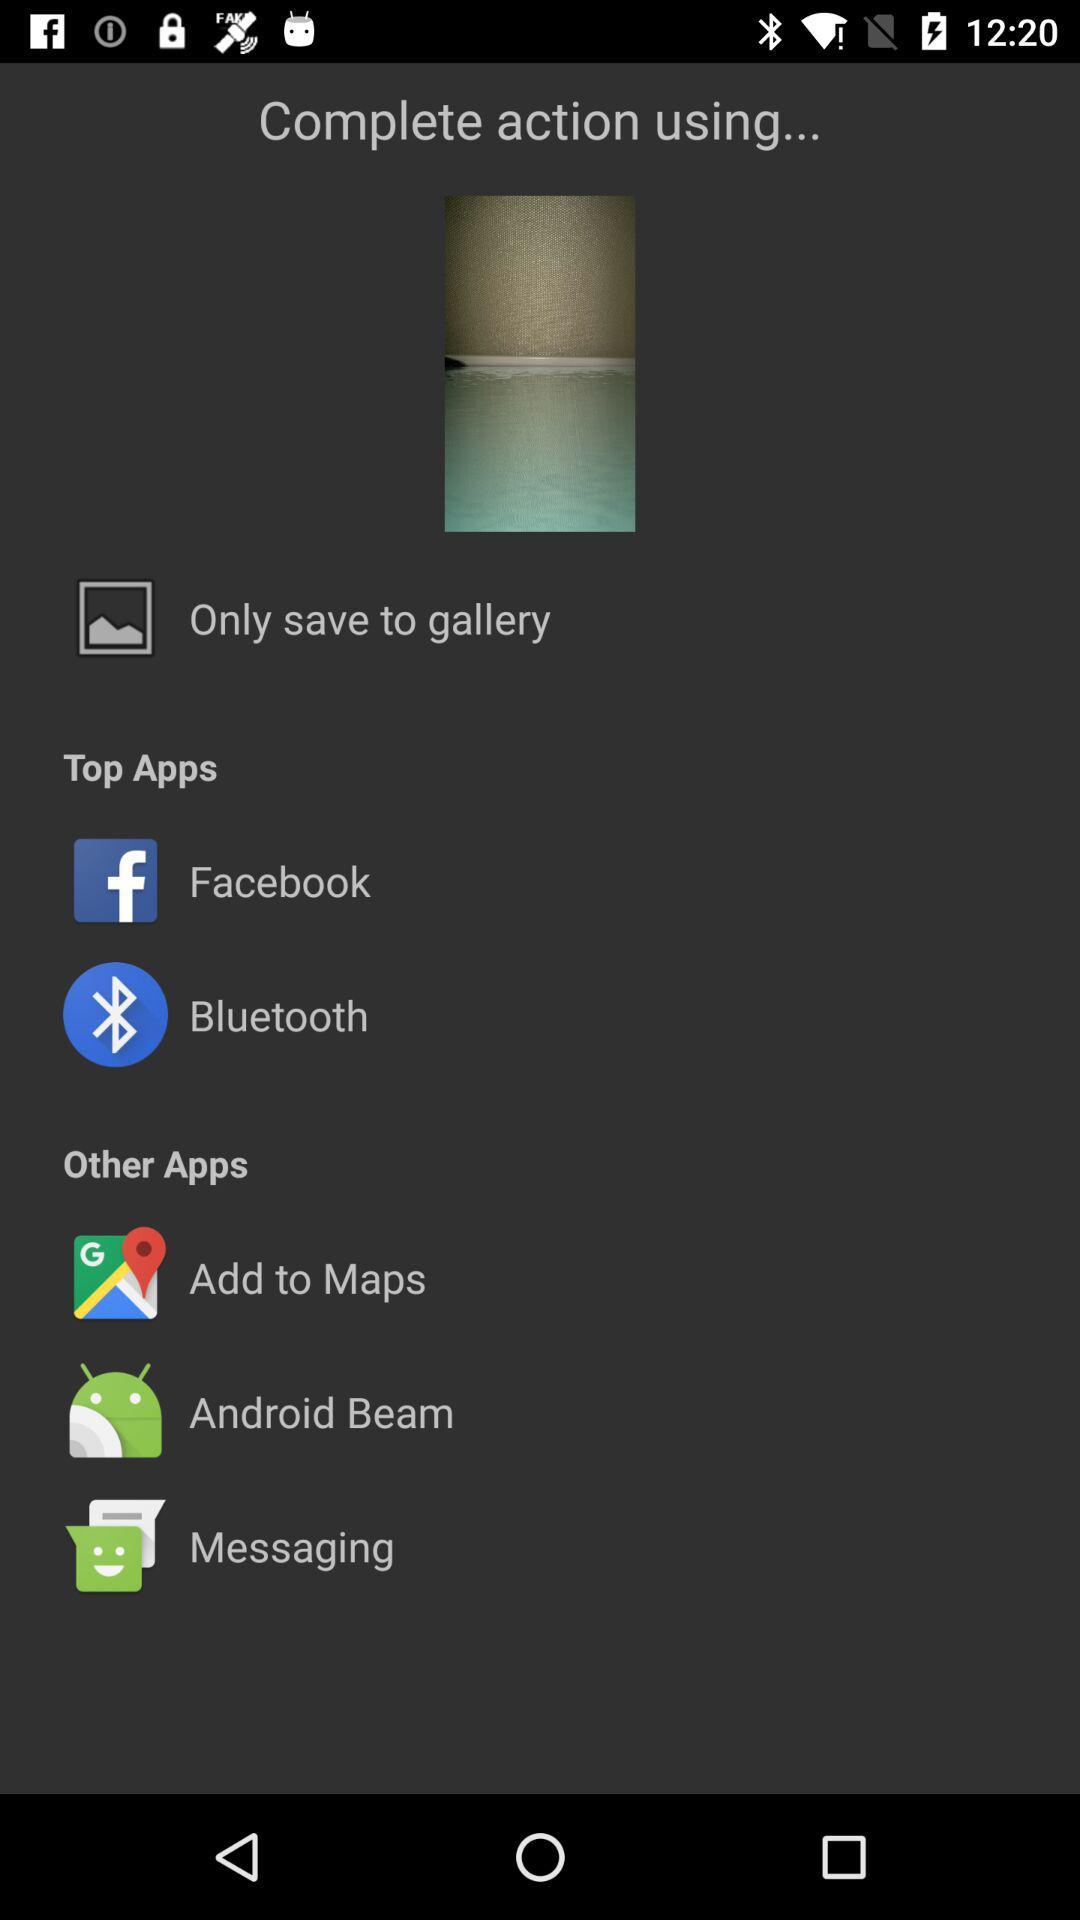 This screenshot has width=1080, height=1920. What do you see at coordinates (154, 1163) in the screenshot?
I see `other apps item` at bounding box center [154, 1163].